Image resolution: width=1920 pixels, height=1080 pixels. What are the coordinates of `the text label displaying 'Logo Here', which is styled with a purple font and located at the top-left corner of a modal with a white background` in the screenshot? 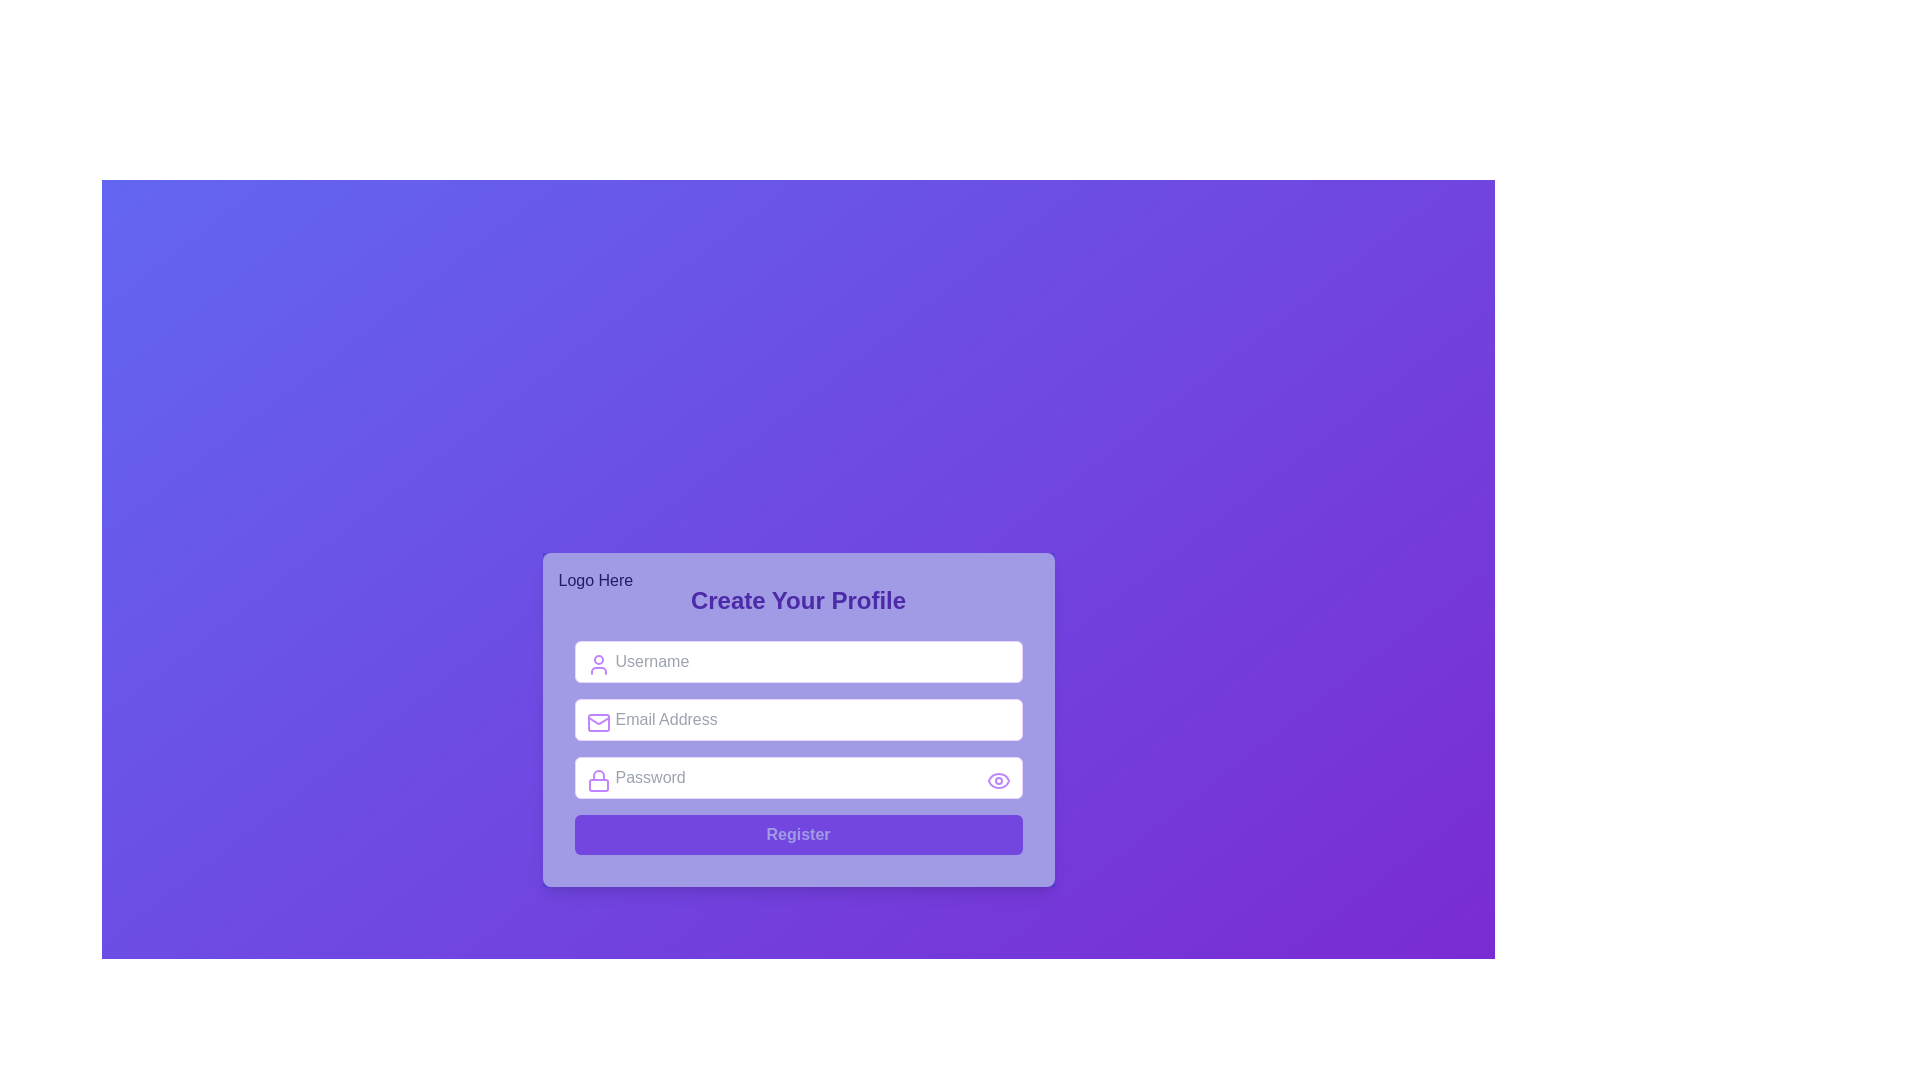 It's located at (594, 581).